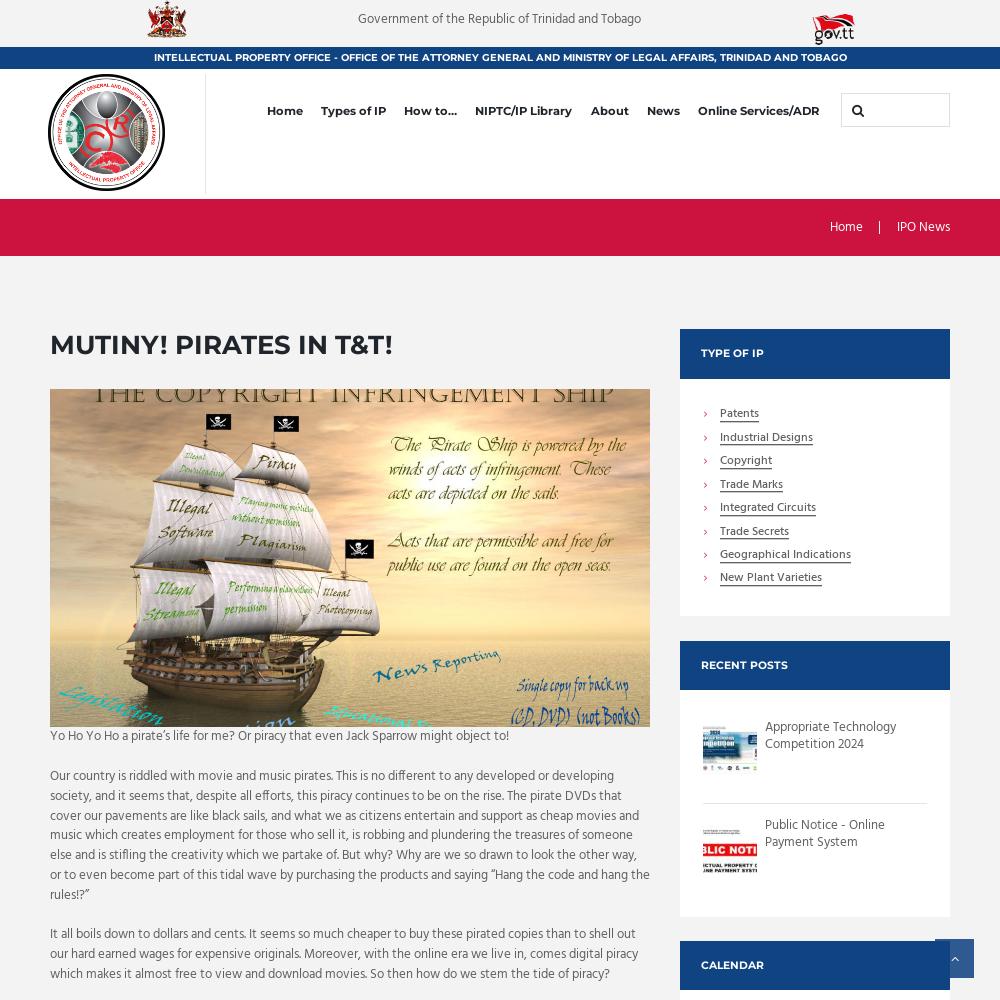  I want to click on 'Integrated Circuits', so click(767, 508).